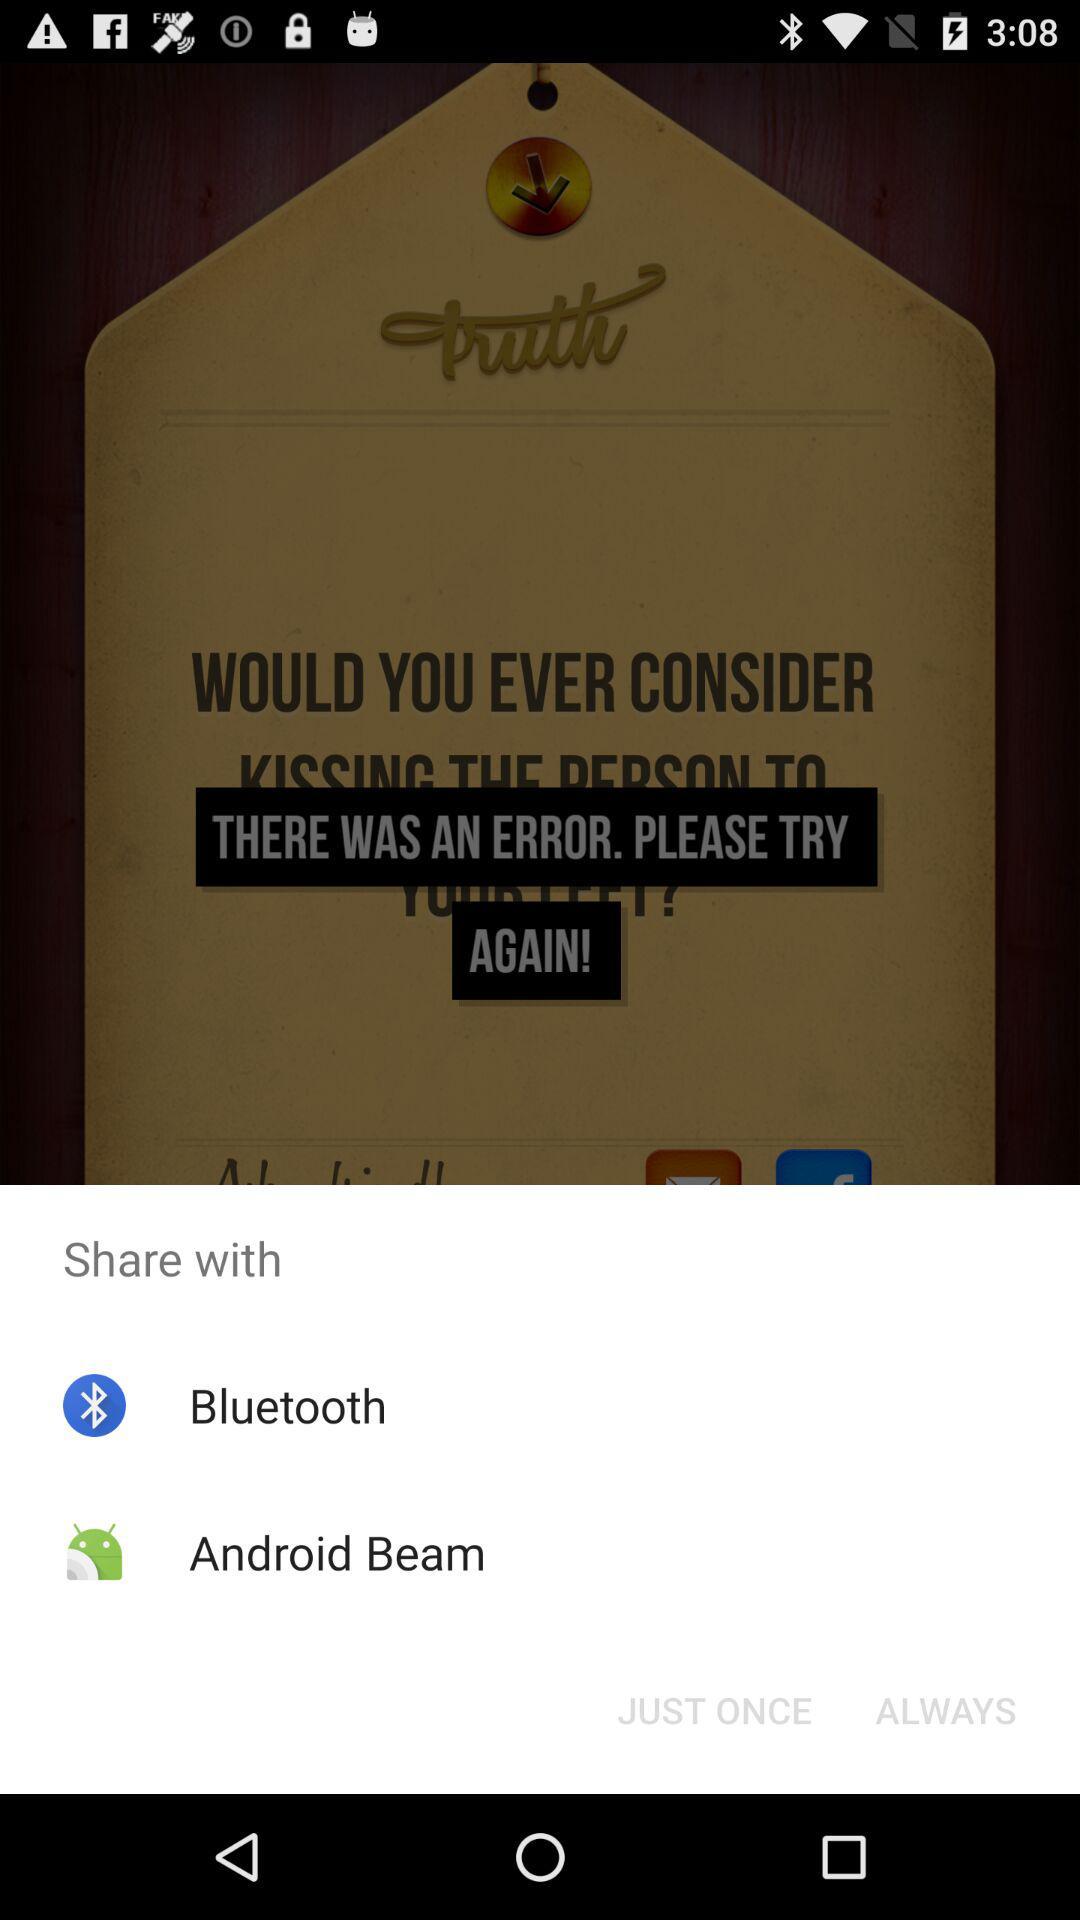  I want to click on the item at the bottom, so click(713, 1708).